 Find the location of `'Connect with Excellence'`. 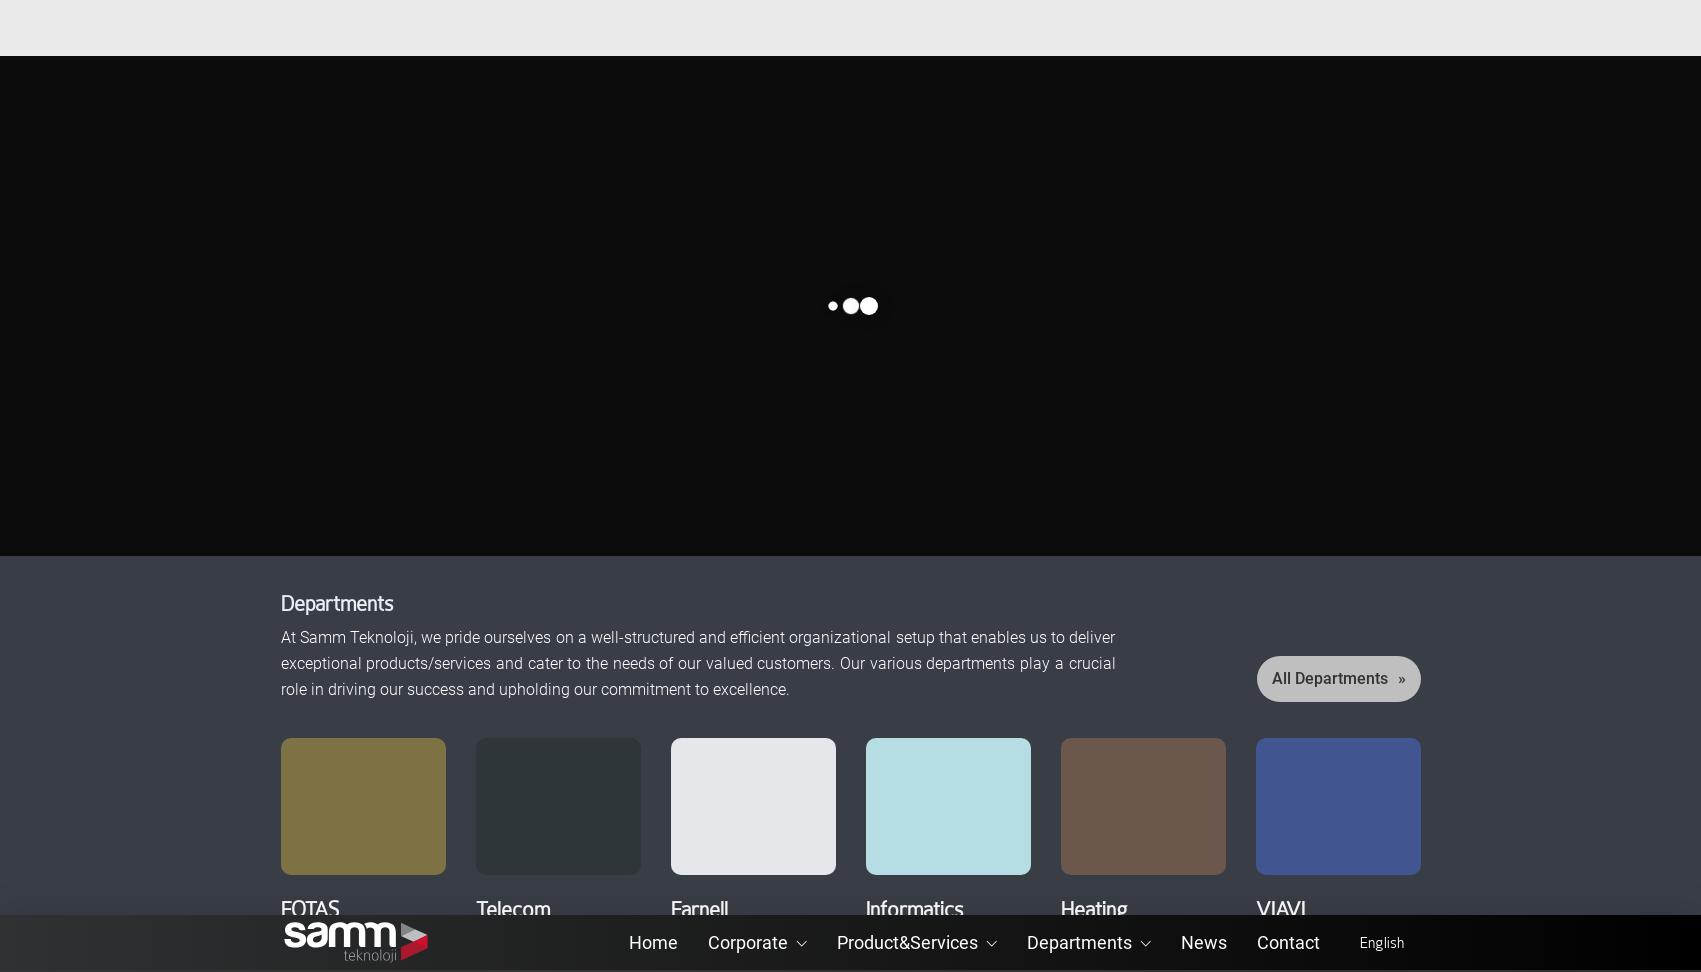

'Connect with Excellence' is located at coordinates (397, 107).